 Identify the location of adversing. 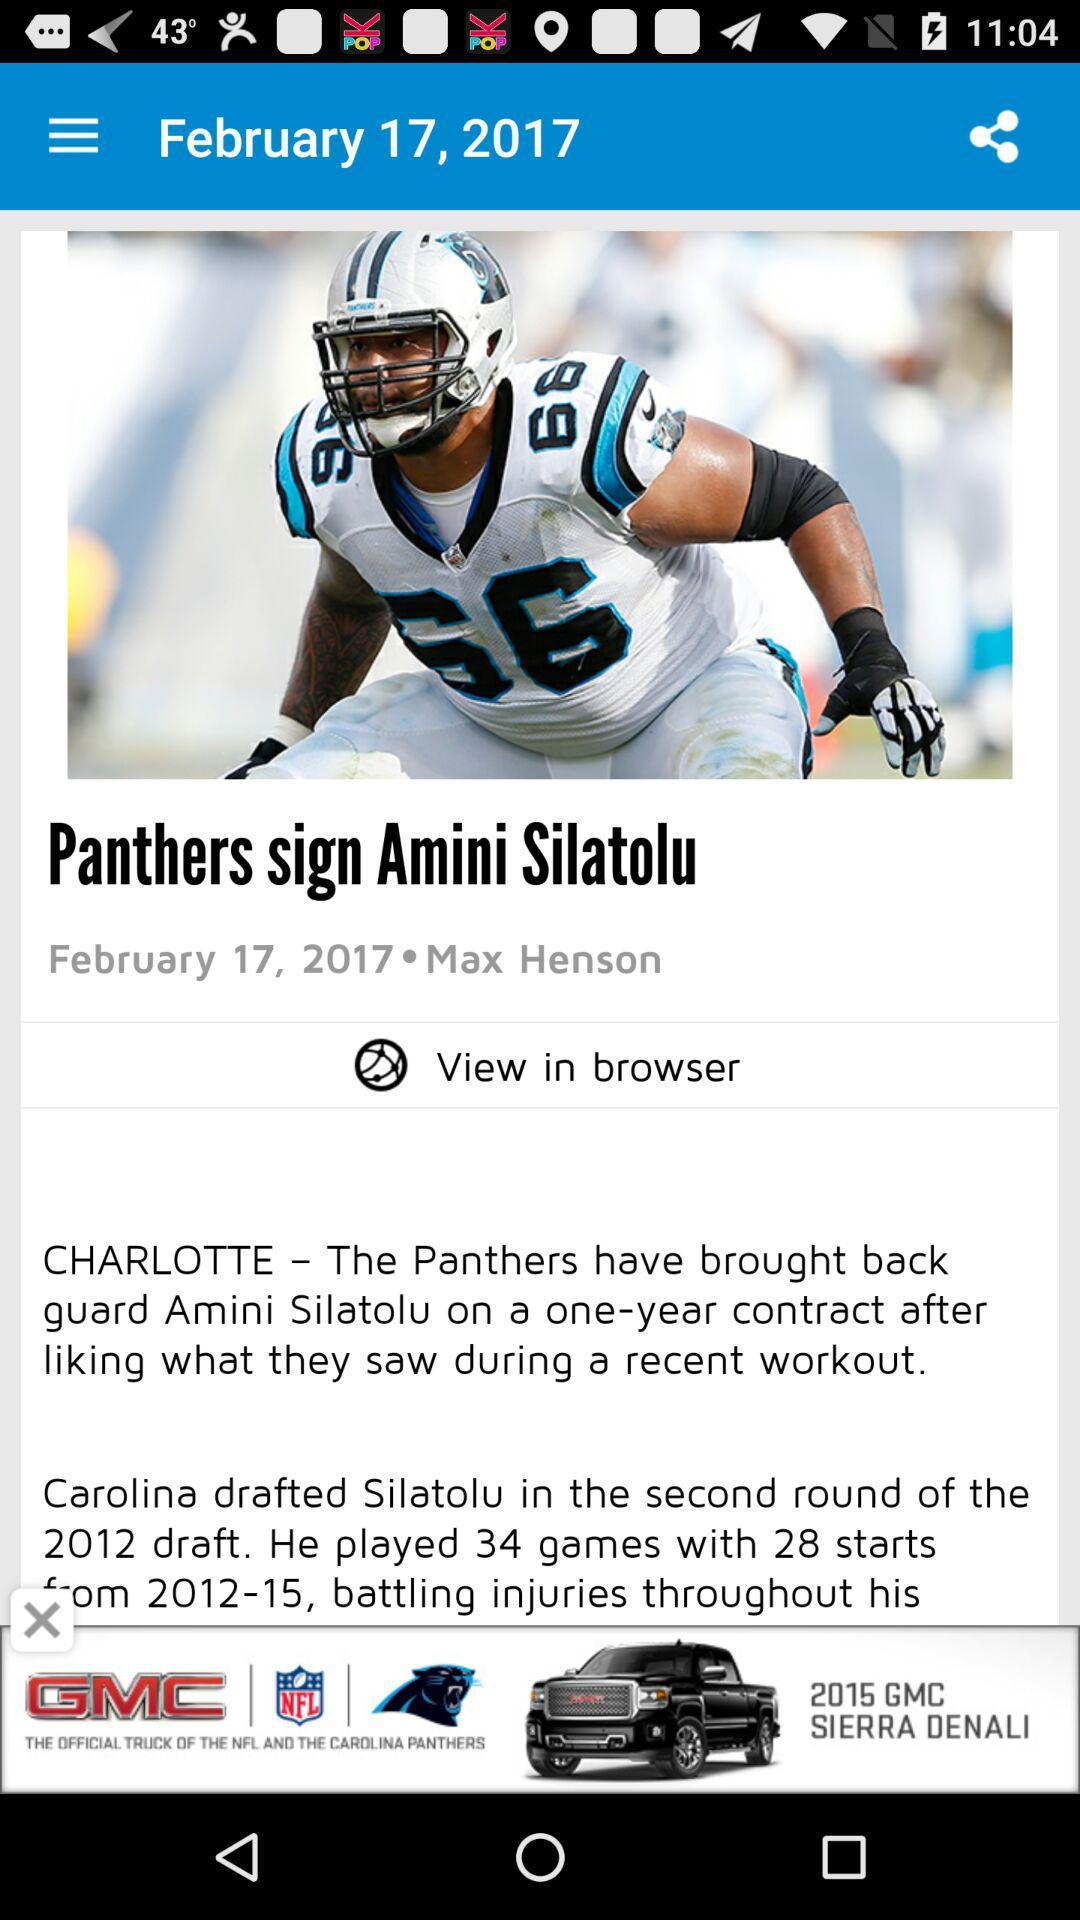
(42, 1620).